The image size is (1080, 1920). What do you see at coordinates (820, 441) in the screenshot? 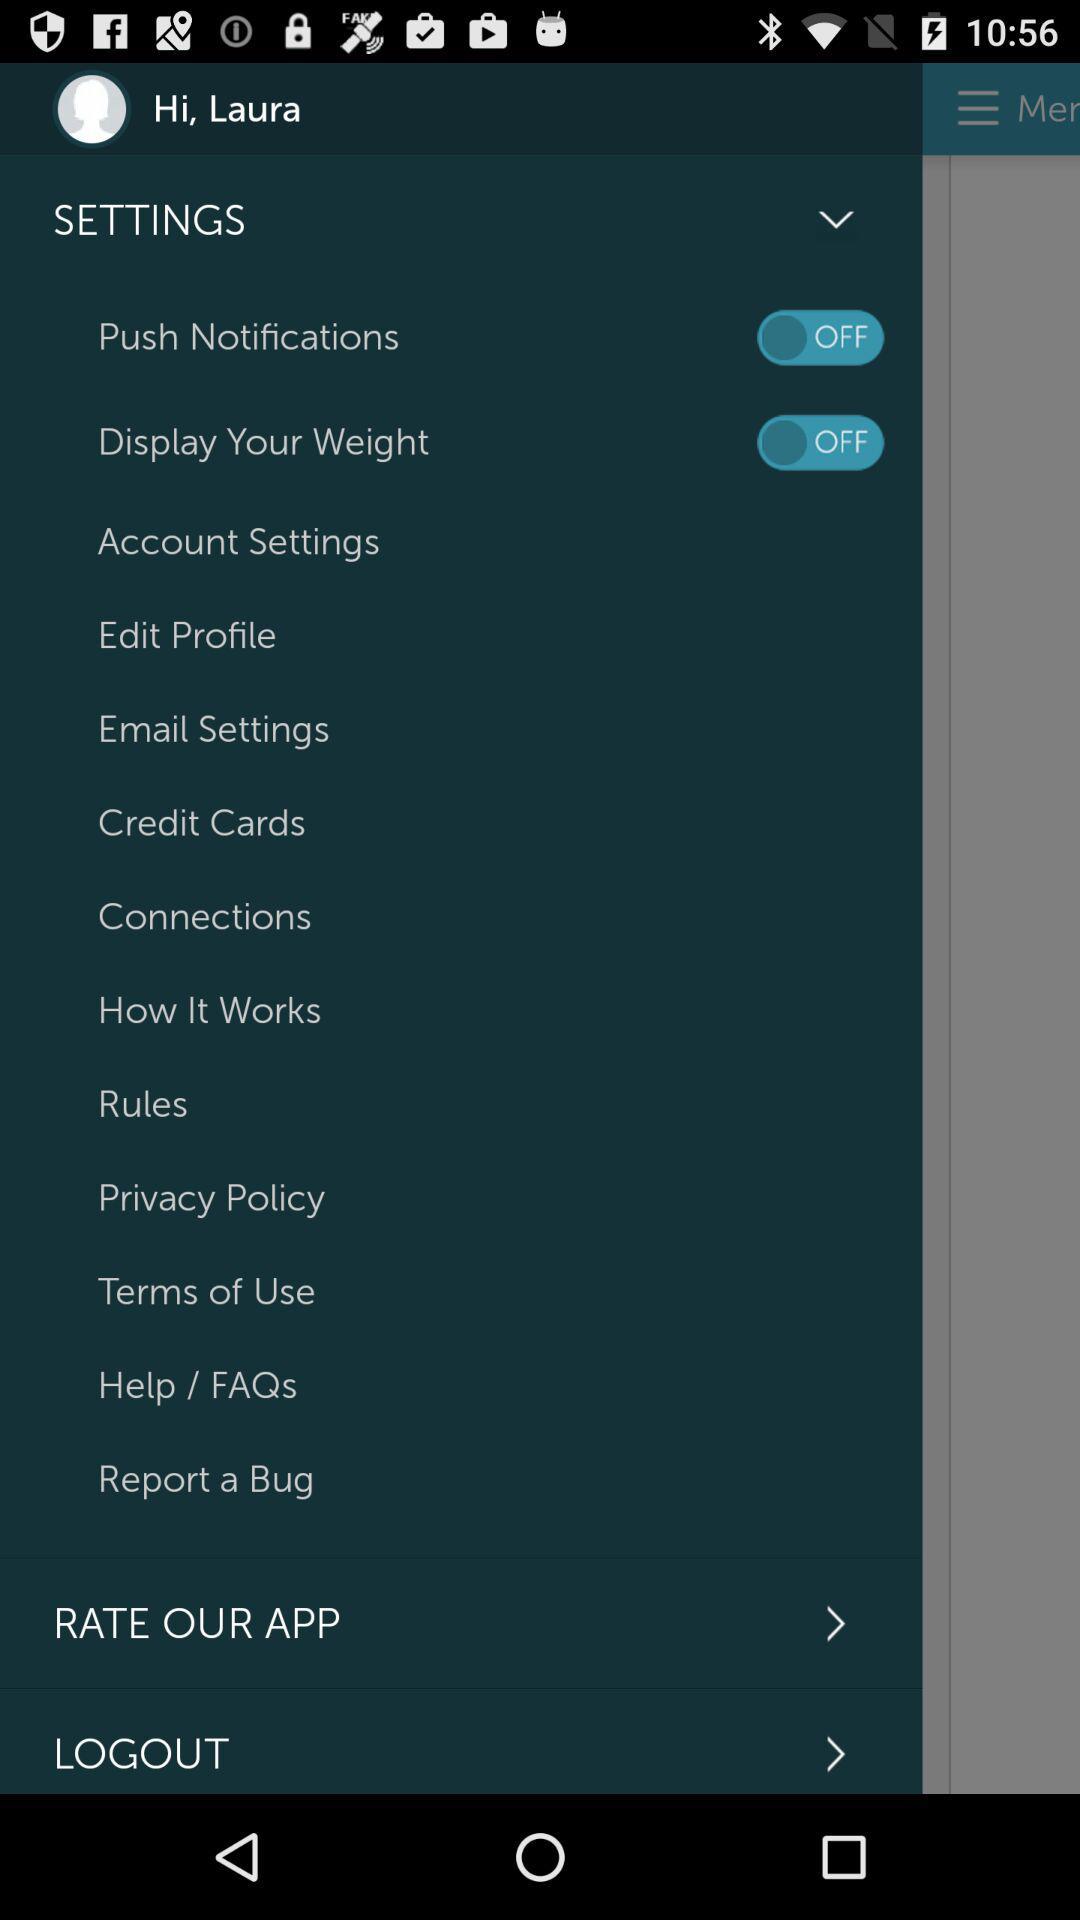
I see `display your weight on` at bounding box center [820, 441].